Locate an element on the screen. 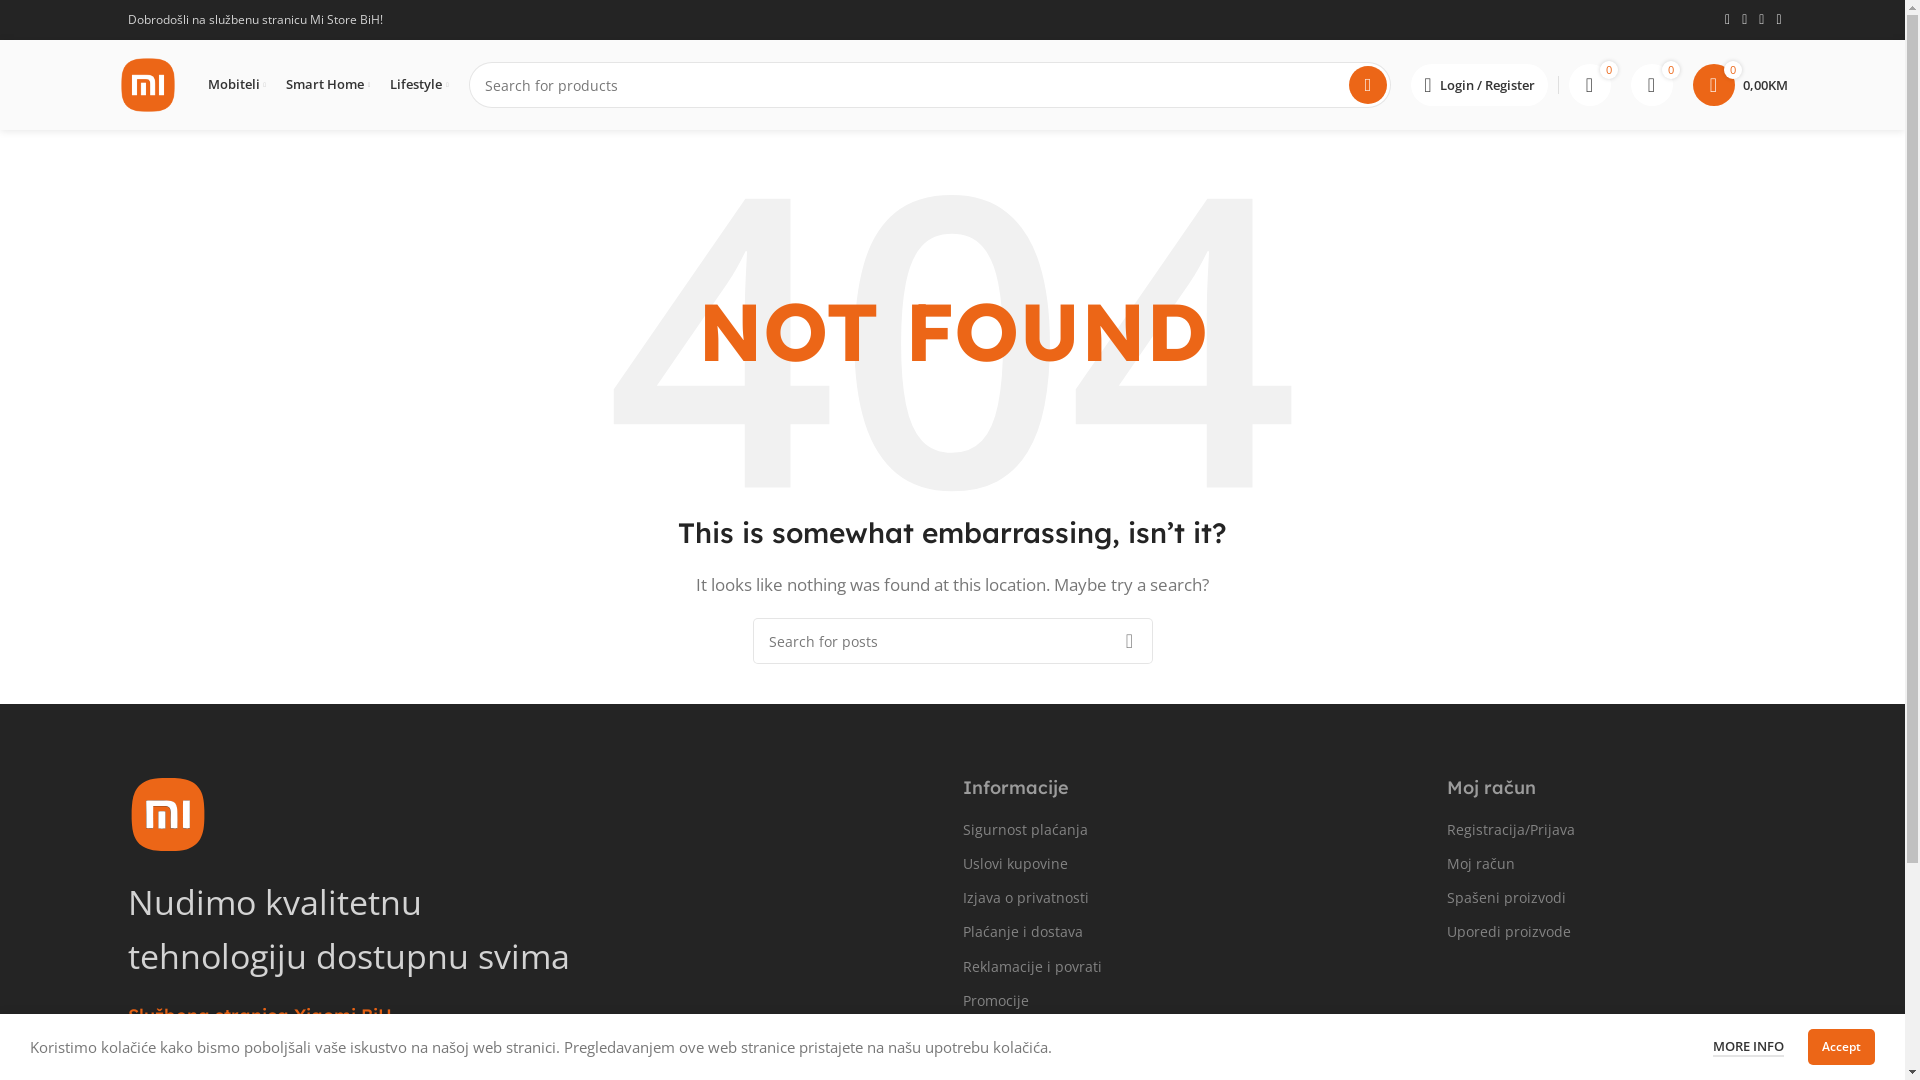 The height and width of the screenshot is (1080, 1920). 'Login / Register' is located at coordinates (1478, 83).